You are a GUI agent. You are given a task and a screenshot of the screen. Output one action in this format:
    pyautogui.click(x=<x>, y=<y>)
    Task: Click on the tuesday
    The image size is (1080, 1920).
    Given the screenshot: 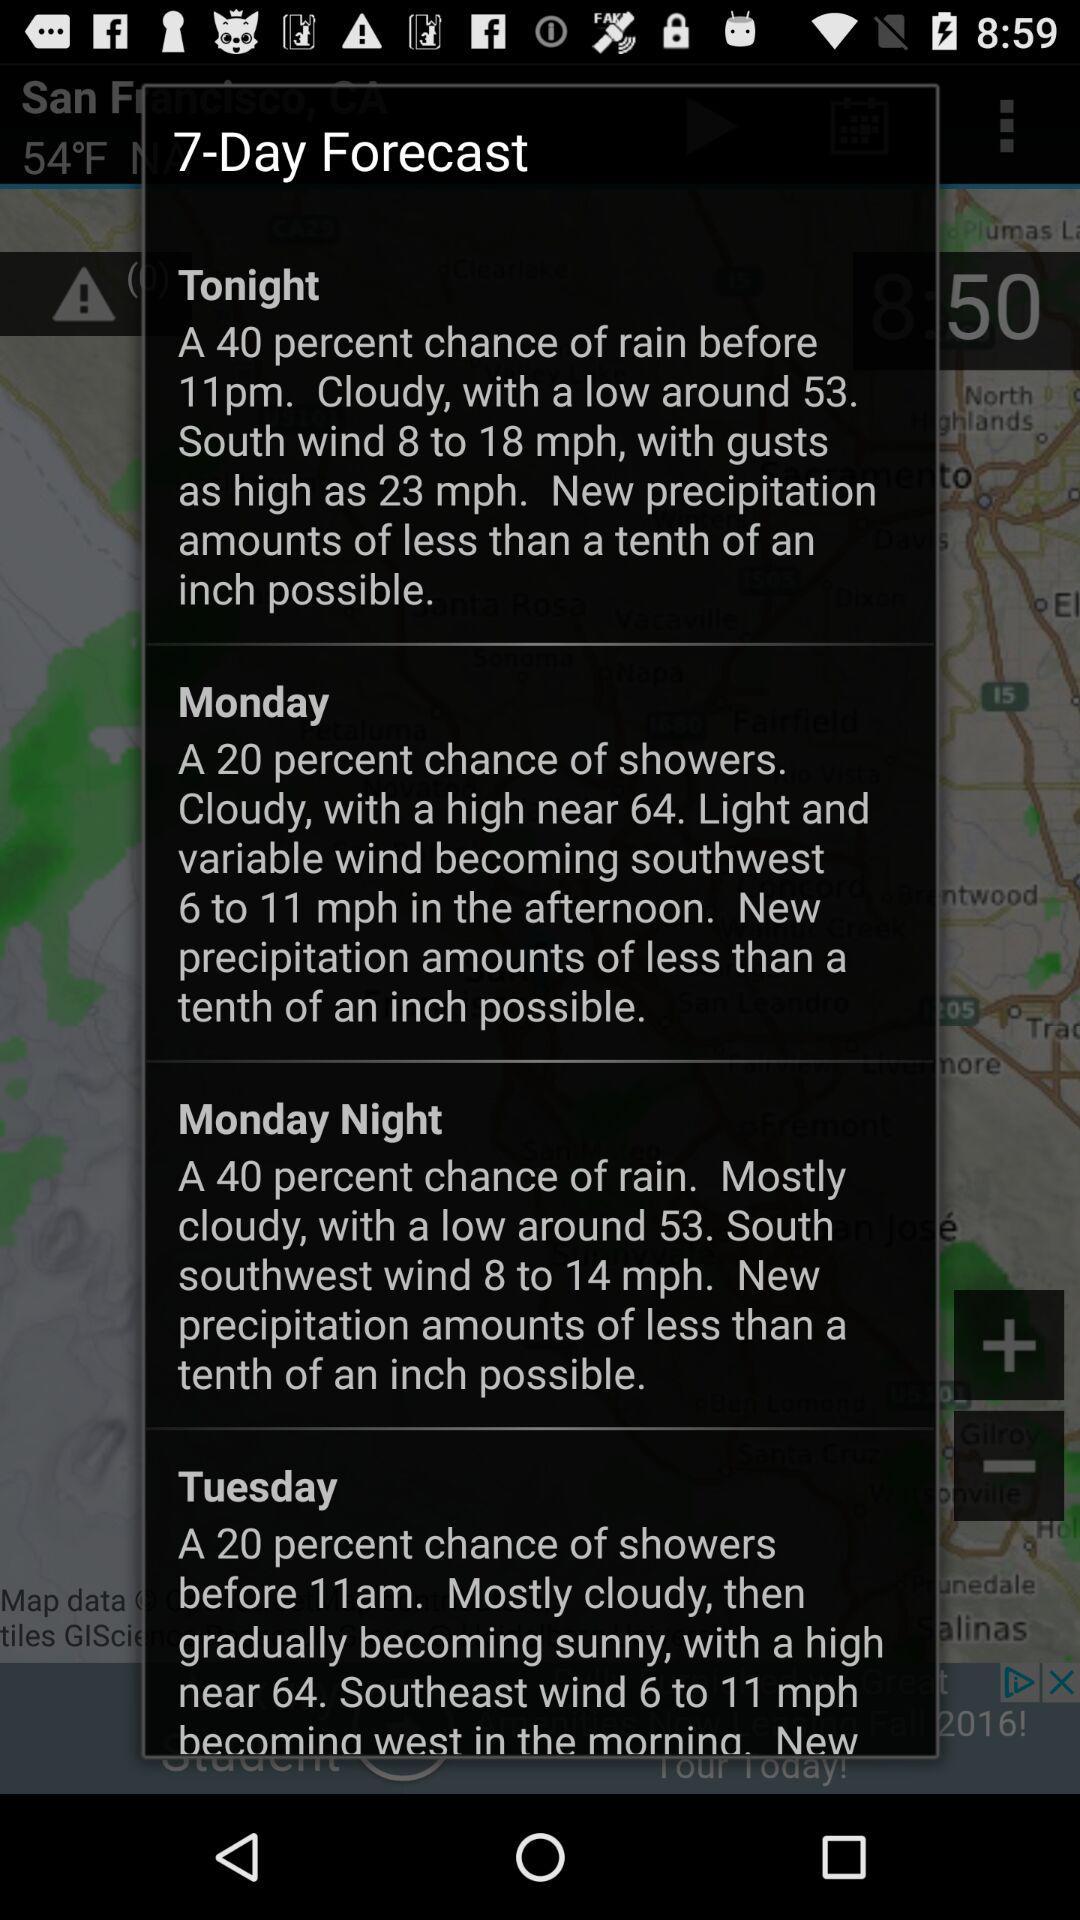 What is the action you would take?
    pyautogui.click(x=256, y=1484)
    